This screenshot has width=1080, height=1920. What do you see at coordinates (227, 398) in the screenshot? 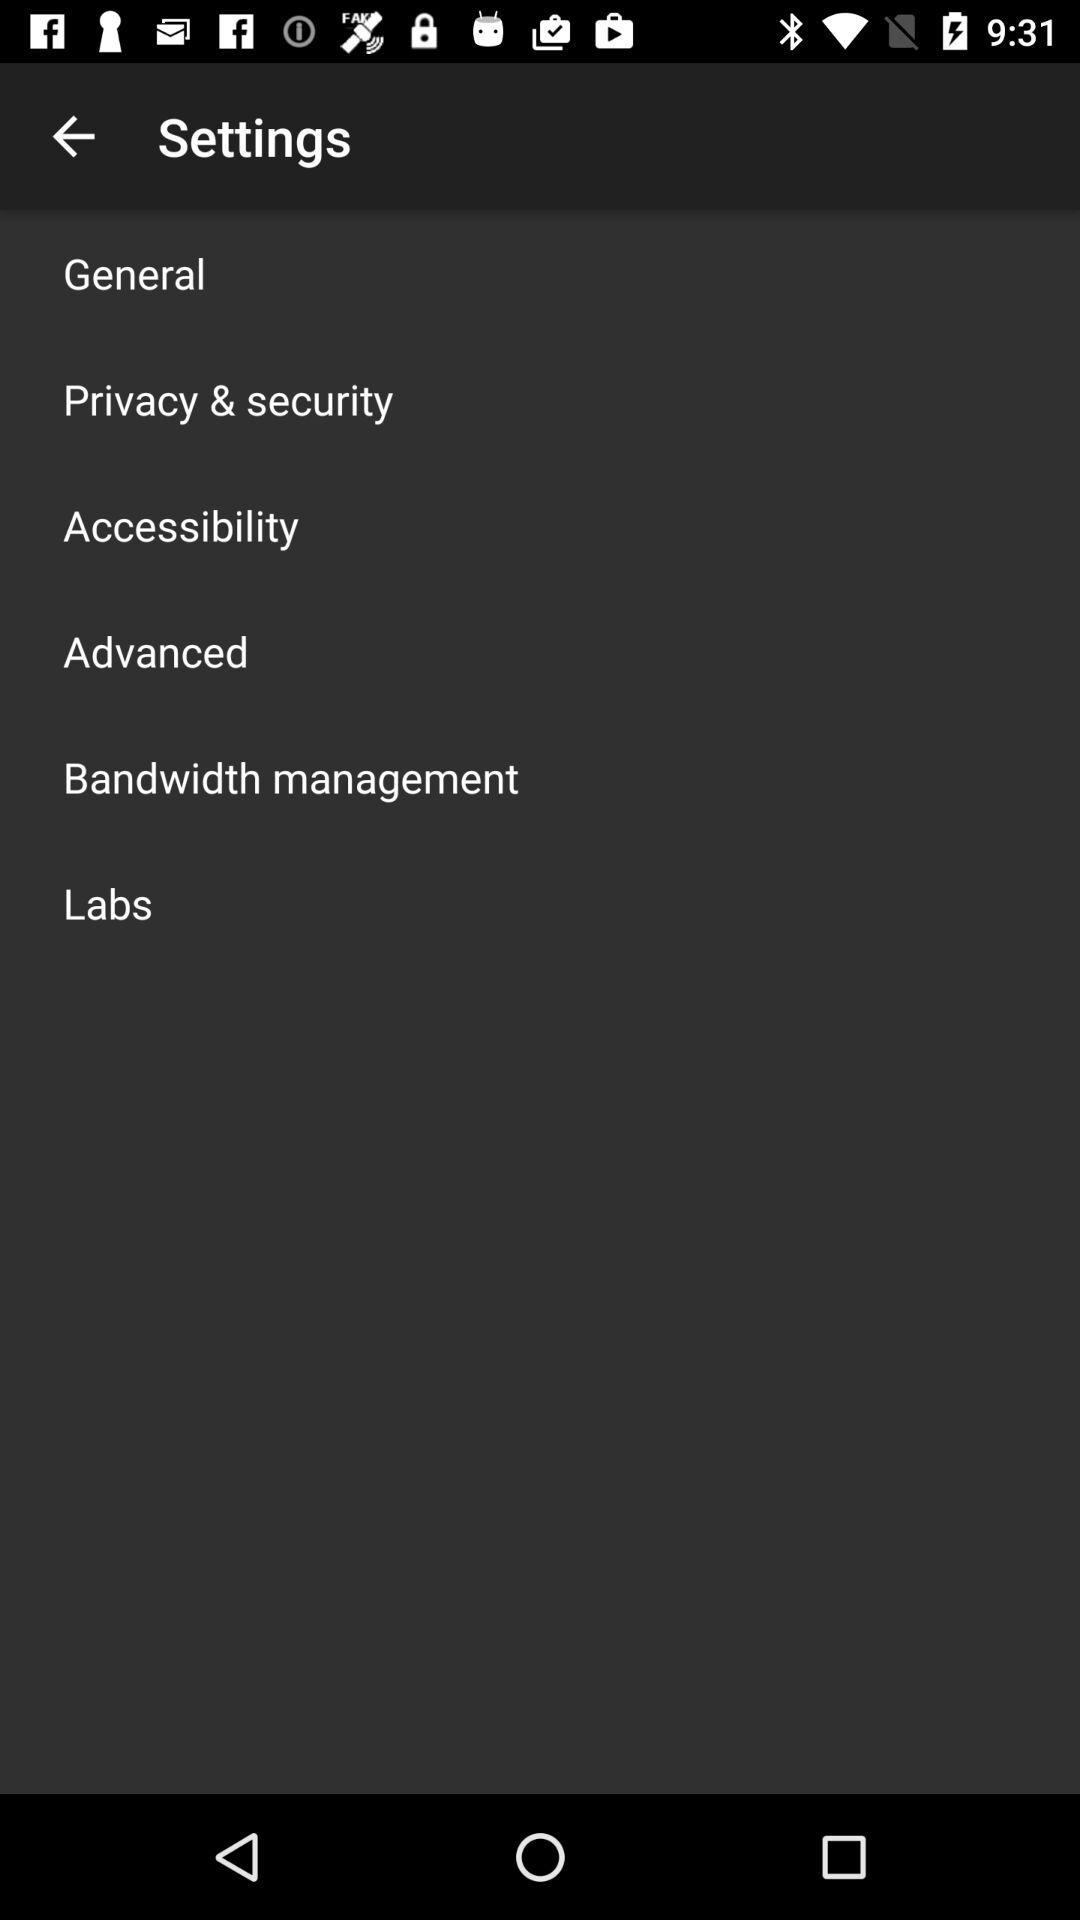
I see `privacy & security icon` at bounding box center [227, 398].